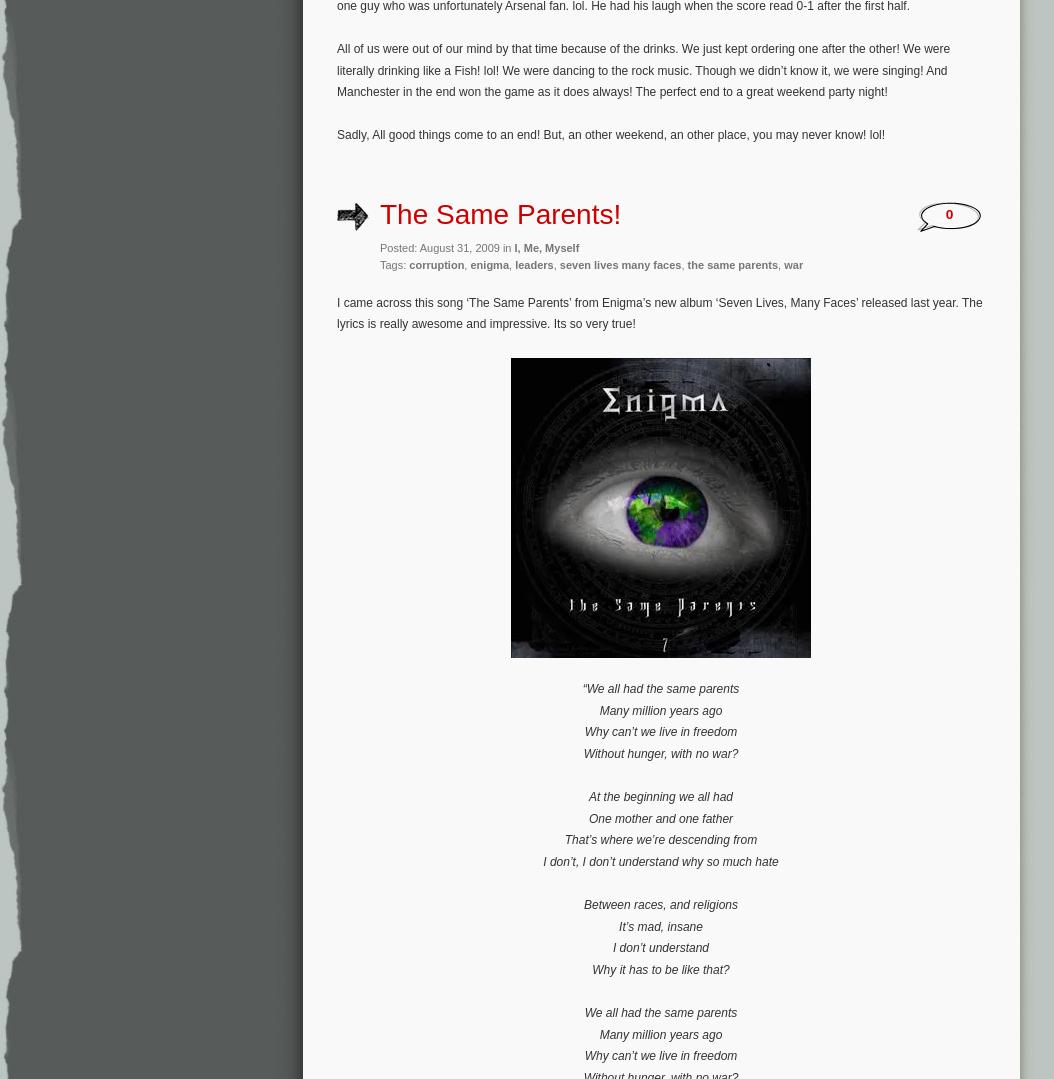 The width and height of the screenshot is (1054, 1079). I want to click on 'We all had the same parents', so click(660, 1012).